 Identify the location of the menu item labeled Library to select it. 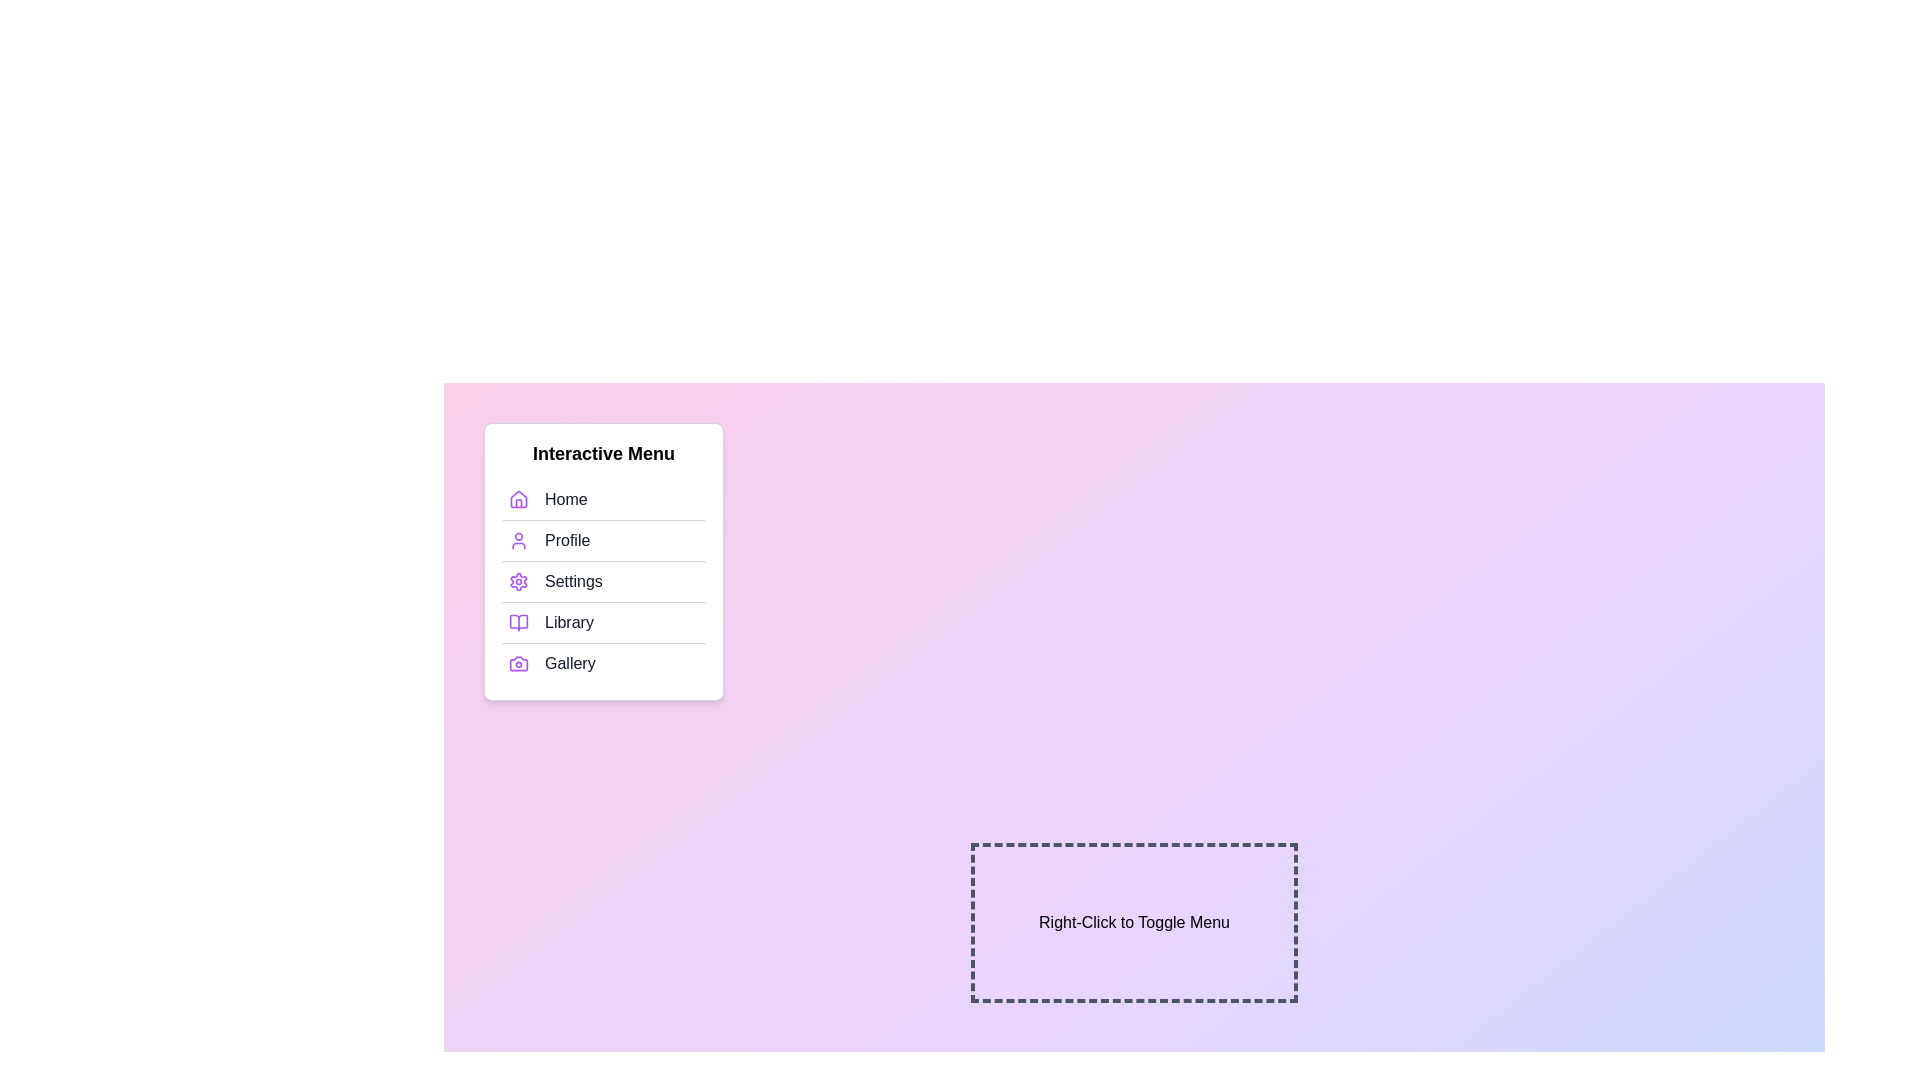
(603, 621).